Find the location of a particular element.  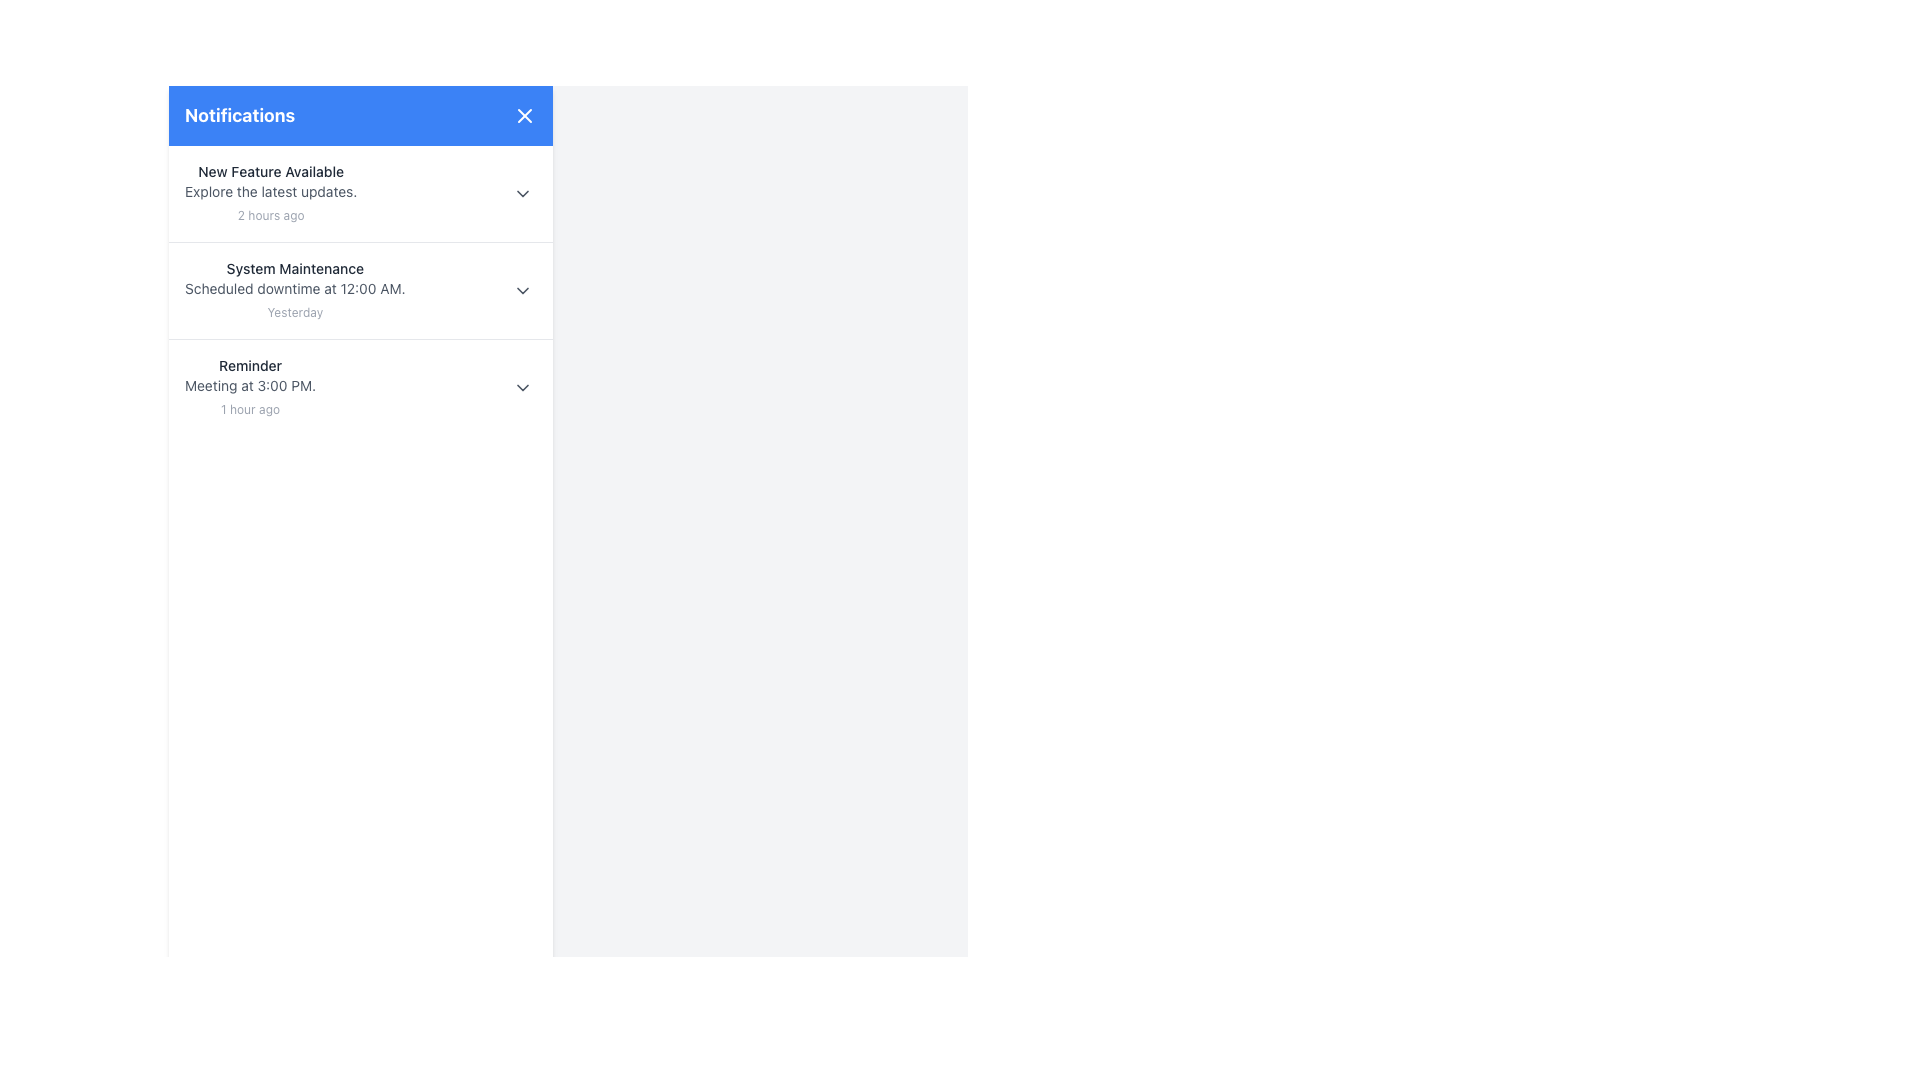

the static text label displaying the timestamp for the 'System Maintenance' notification, which is located at the bottom-right part of the notification card is located at coordinates (294, 312).